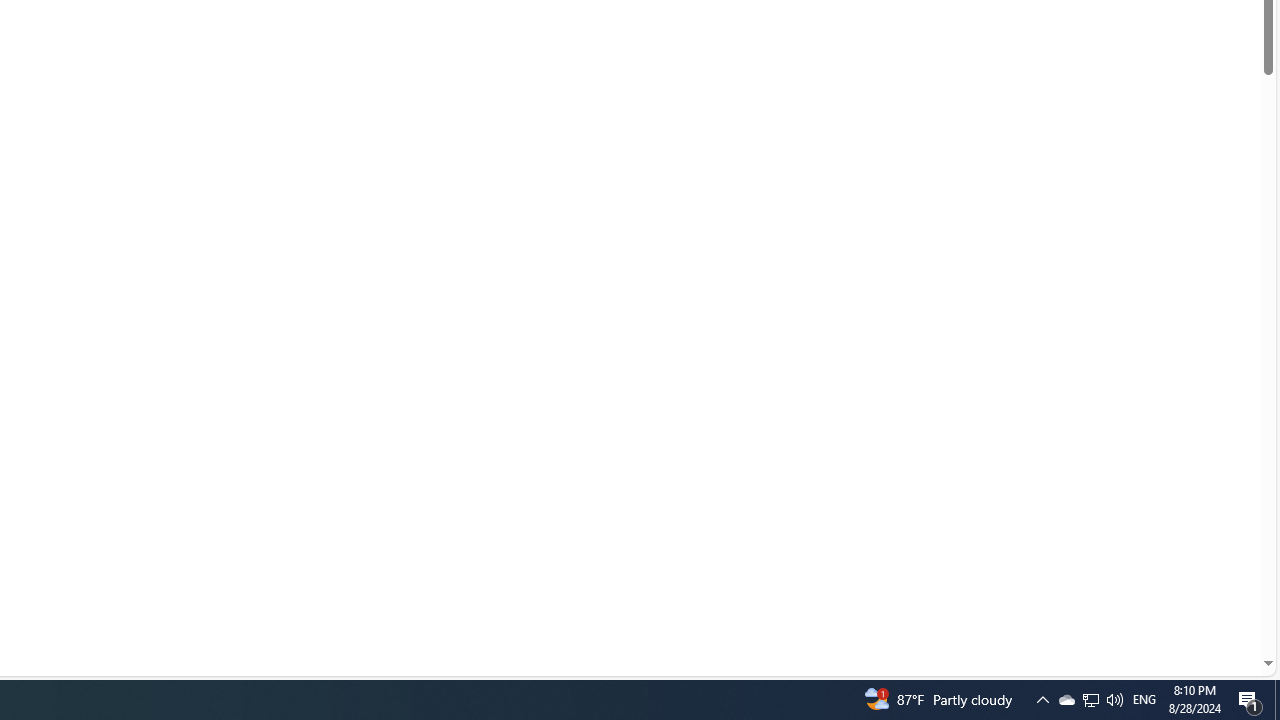 Image resolution: width=1280 pixels, height=720 pixels. Describe the element at coordinates (1192, 602) in the screenshot. I see `'AutomationID: mfa_root'` at that location.